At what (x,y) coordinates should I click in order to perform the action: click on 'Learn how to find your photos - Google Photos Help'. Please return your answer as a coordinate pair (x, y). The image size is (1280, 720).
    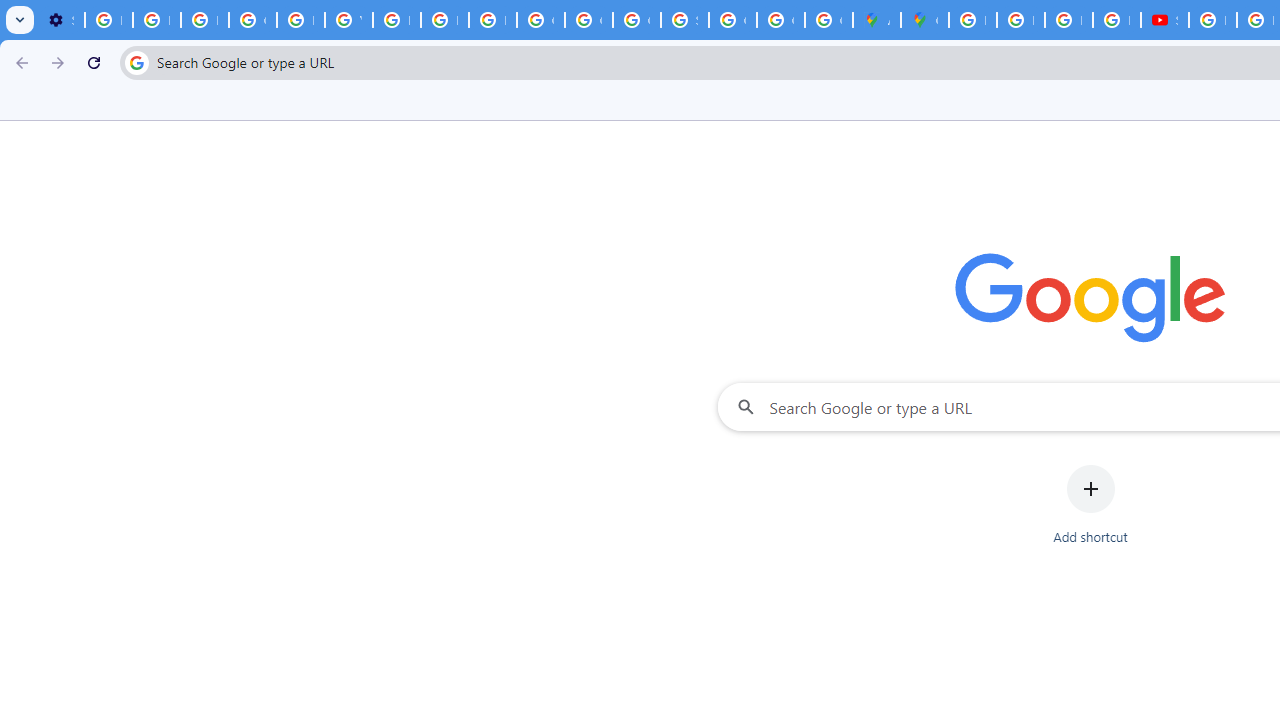
    Looking at the image, I should click on (155, 20).